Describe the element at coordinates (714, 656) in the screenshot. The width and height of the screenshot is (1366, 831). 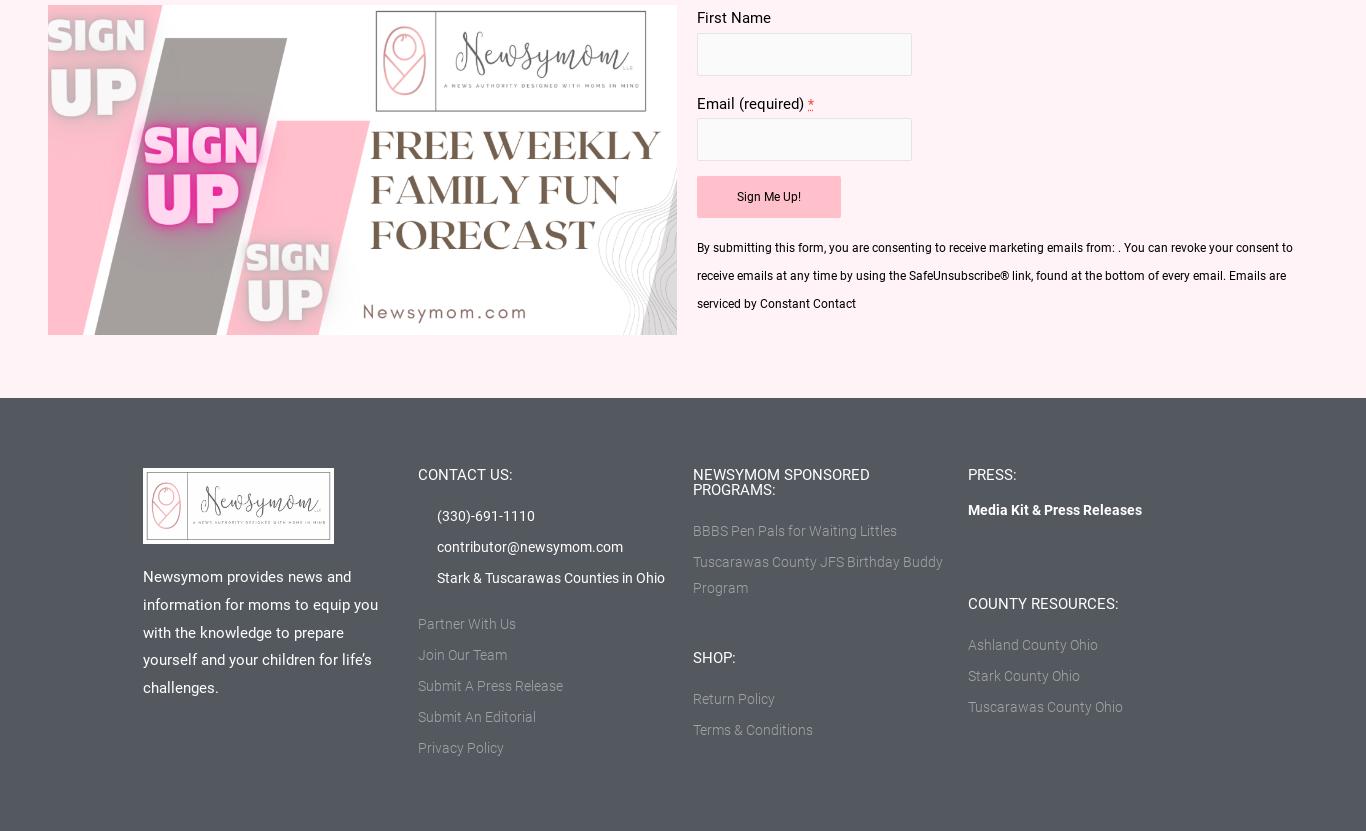
I see `'SHOP:'` at that location.